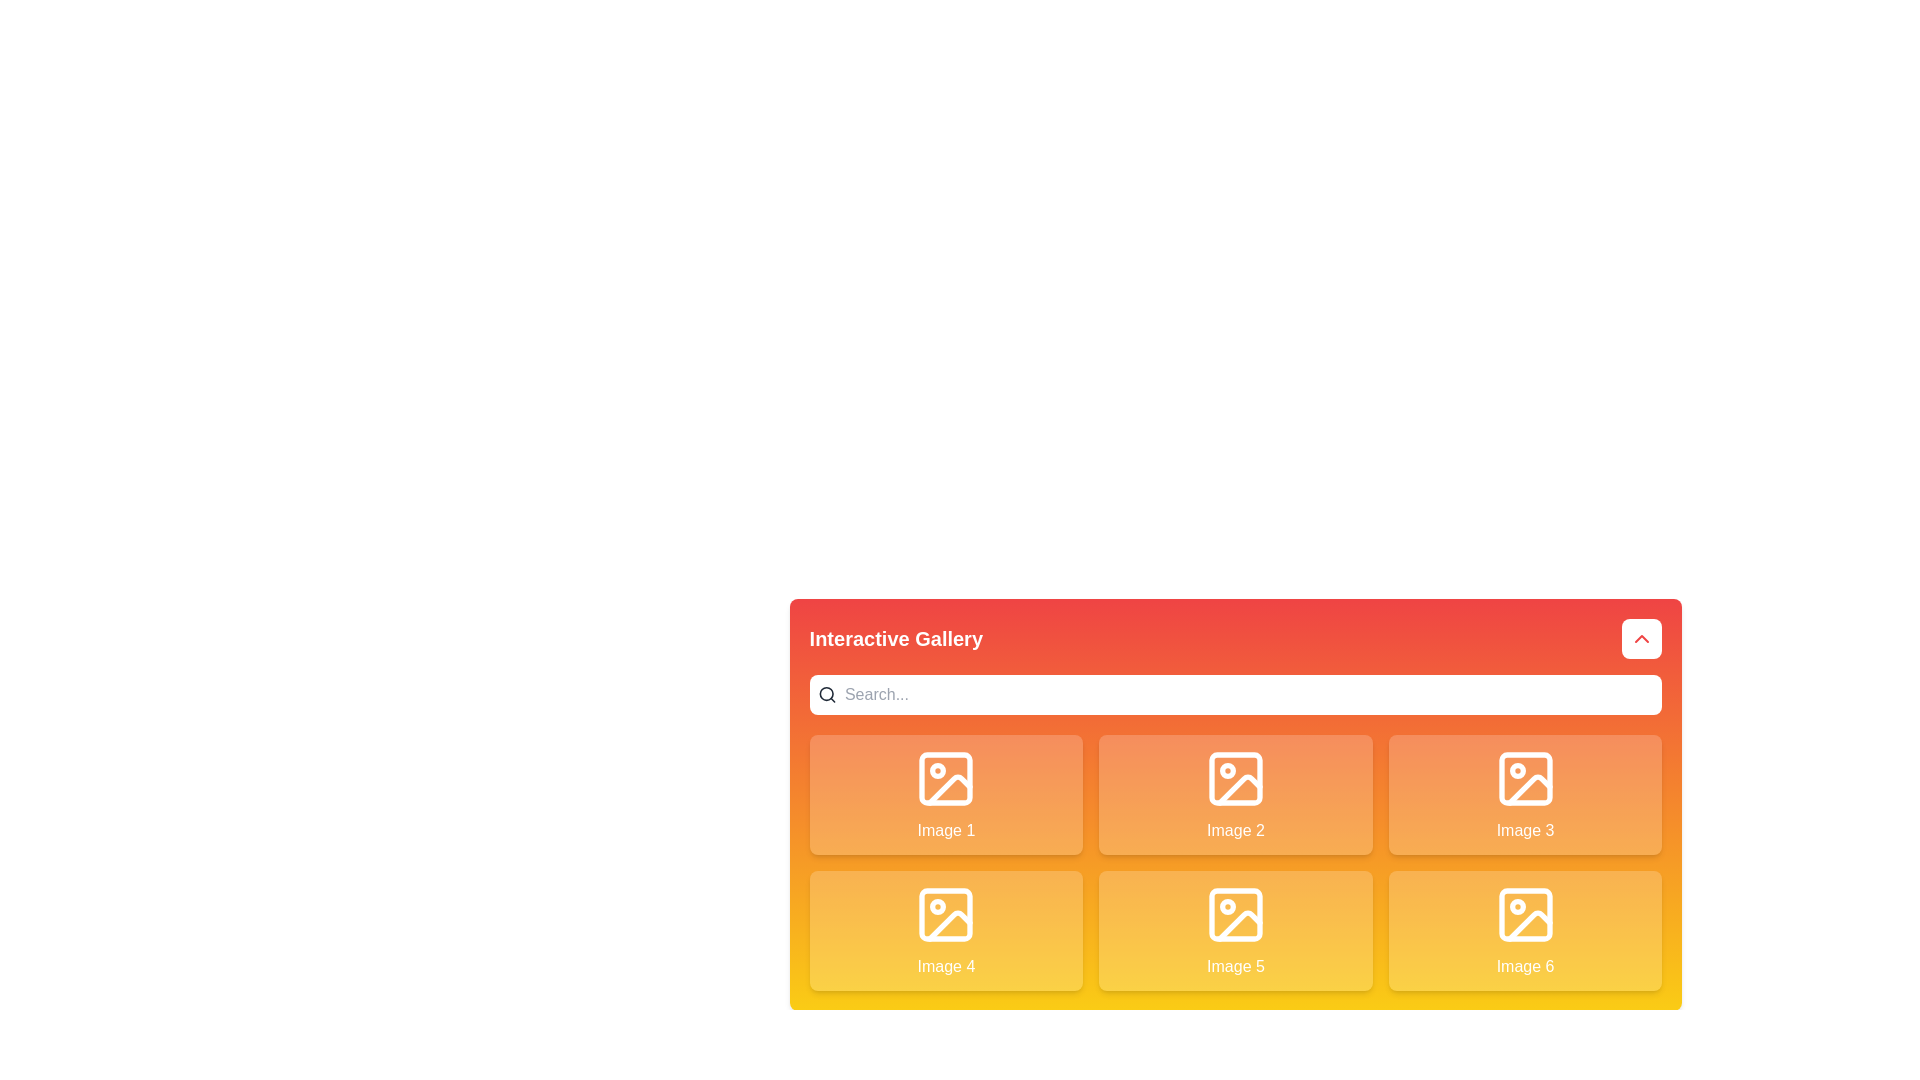 The height and width of the screenshot is (1080, 1920). What do you see at coordinates (937, 770) in the screenshot?
I see `the small circular dot within the top-left image icon of the SVG-based grid layout` at bounding box center [937, 770].